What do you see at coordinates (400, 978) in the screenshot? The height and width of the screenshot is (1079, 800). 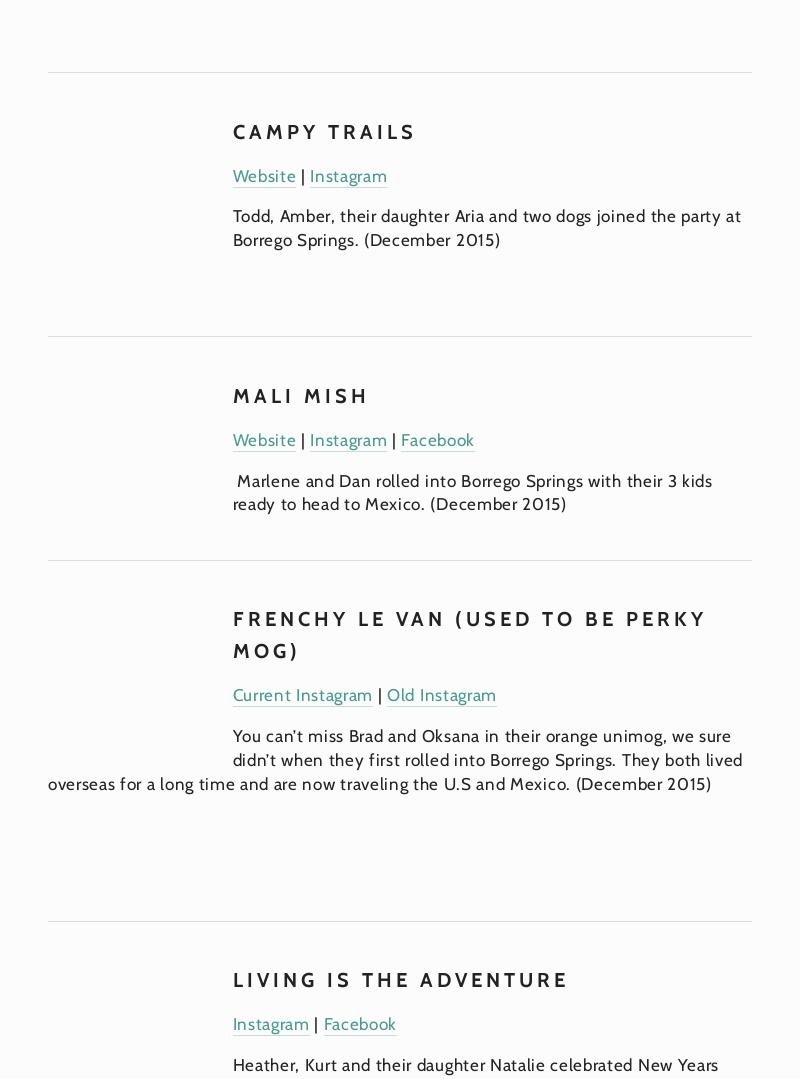 I see `'Living is the Adventure'` at bounding box center [400, 978].